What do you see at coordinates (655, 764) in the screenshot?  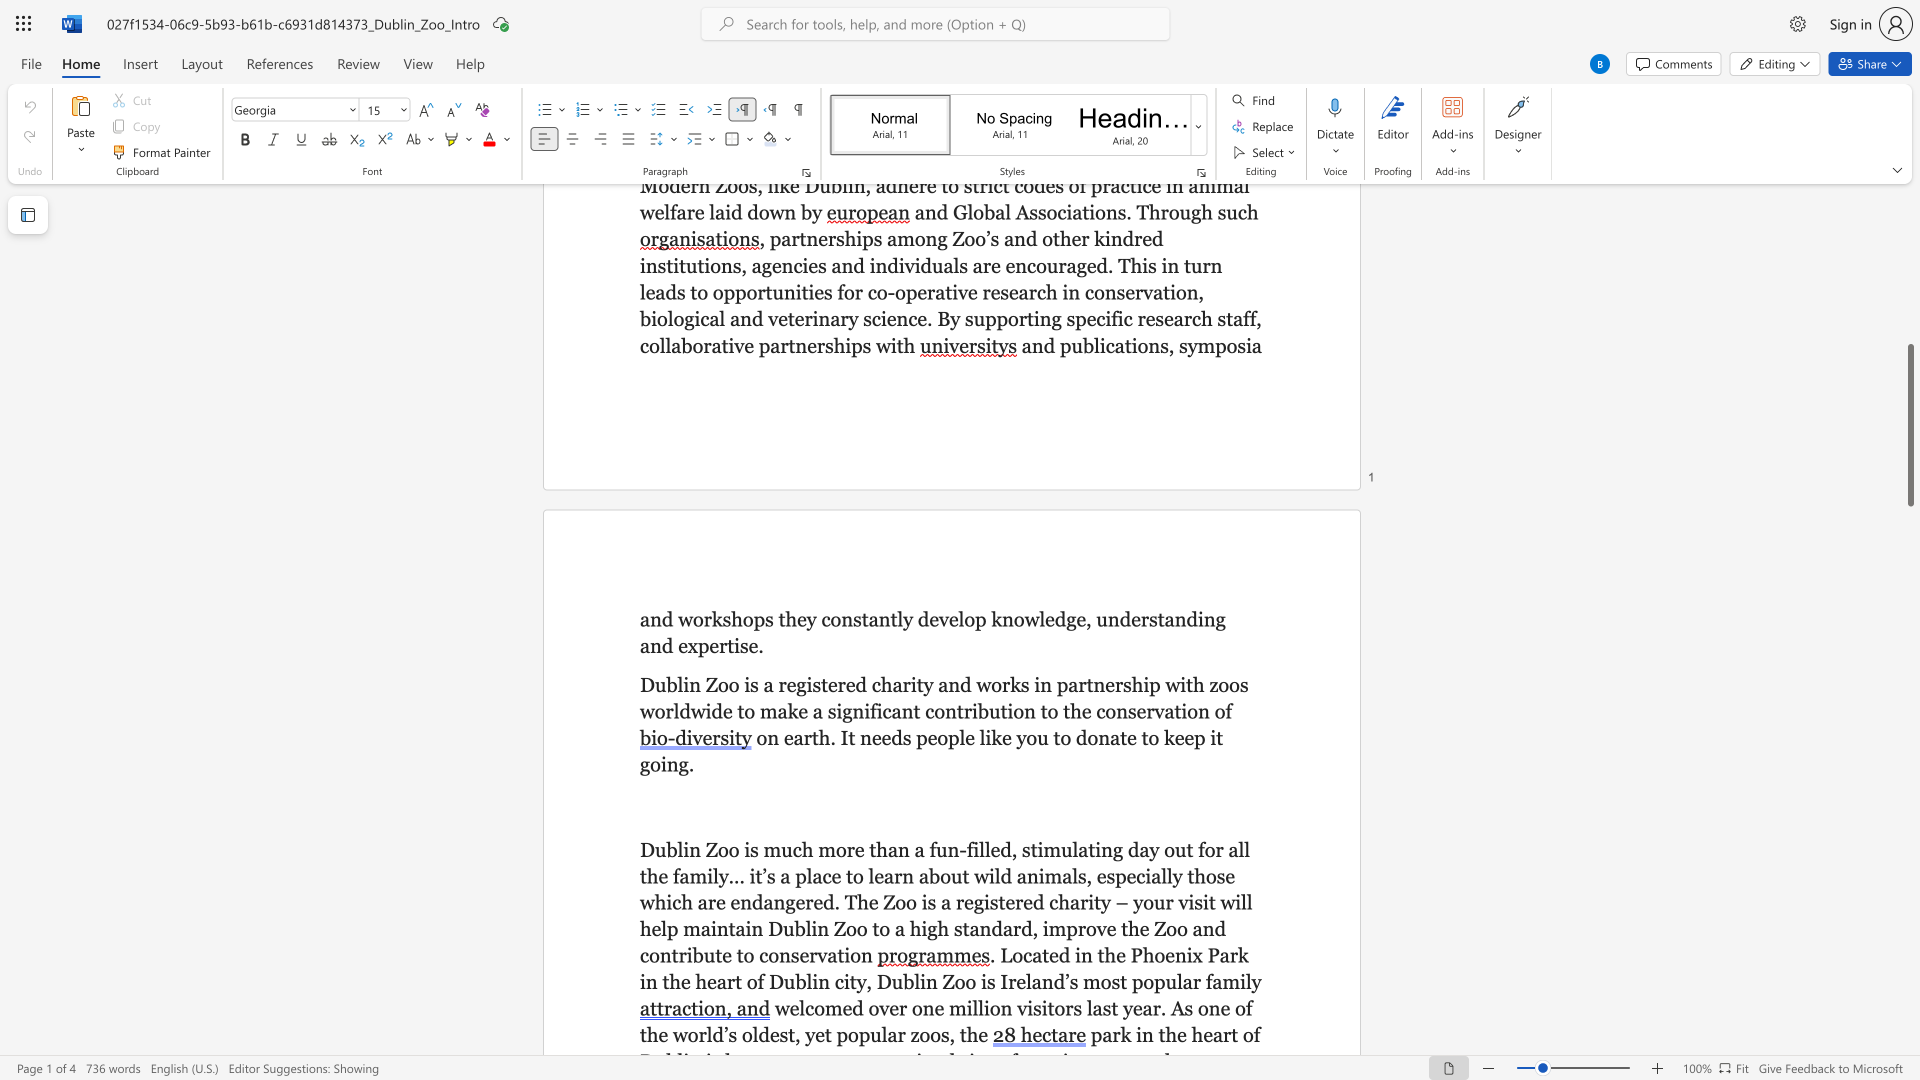 I see `the 7th character "o" in the text` at bounding box center [655, 764].